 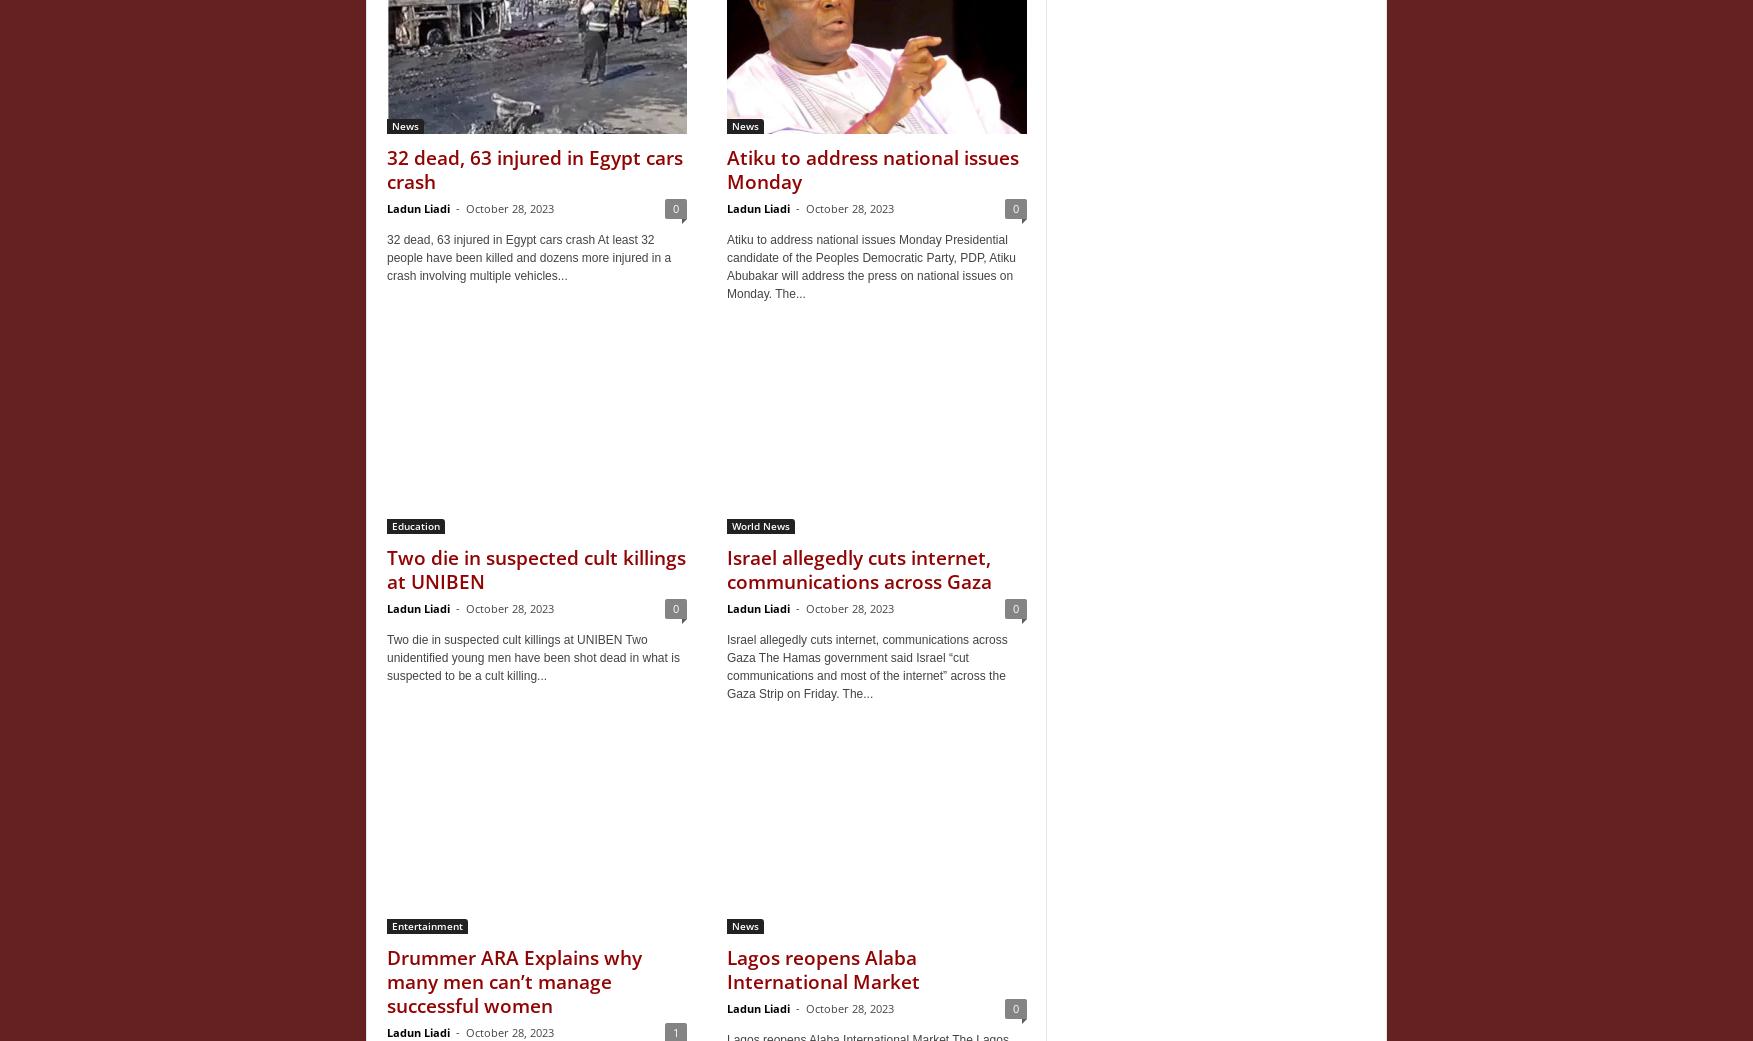 What do you see at coordinates (823, 970) in the screenshot?
I see `'Lagos reopens Alaba International Market'` at bounding box center [823, 970].